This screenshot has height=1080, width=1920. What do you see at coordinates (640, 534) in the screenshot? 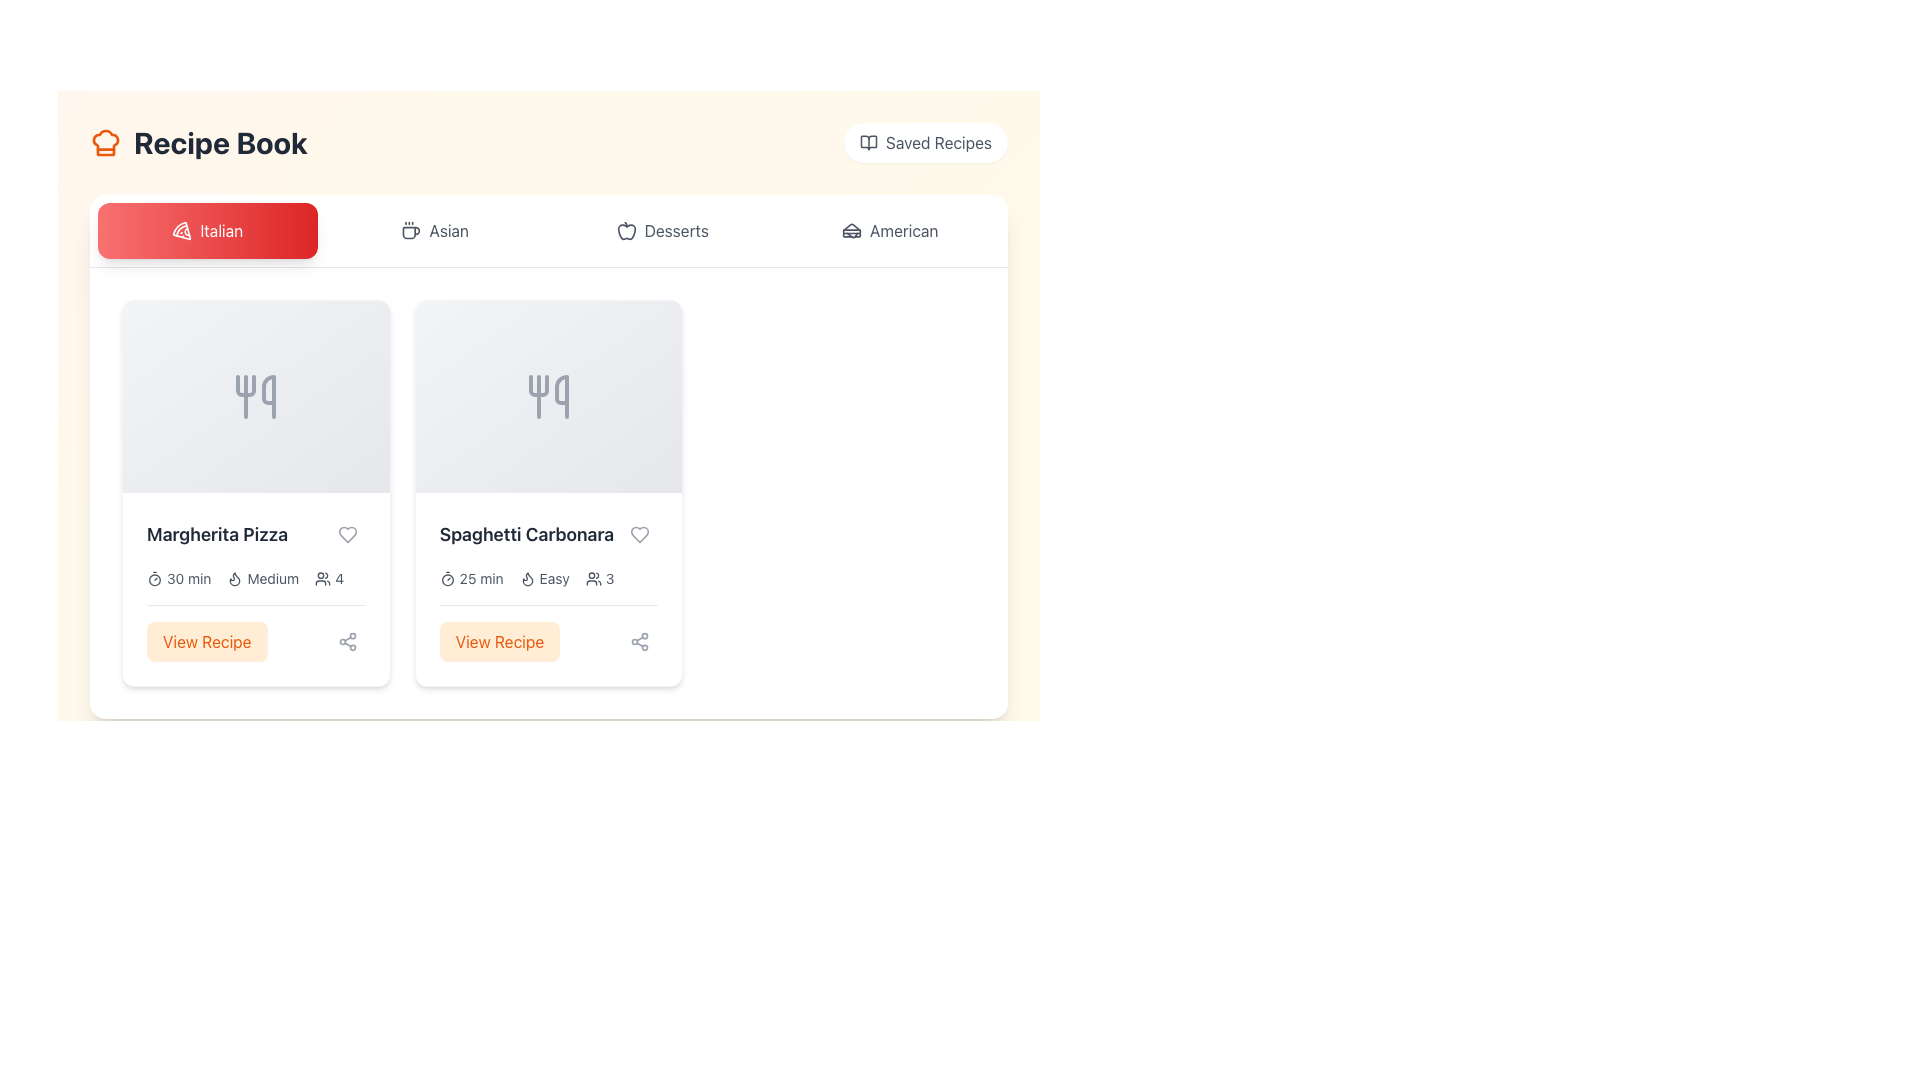
I see `the heart-shaped icon button located in the upper-right corner of the 'Spaghetti Carbonara' recipe card` at bounding box center [640, 534].